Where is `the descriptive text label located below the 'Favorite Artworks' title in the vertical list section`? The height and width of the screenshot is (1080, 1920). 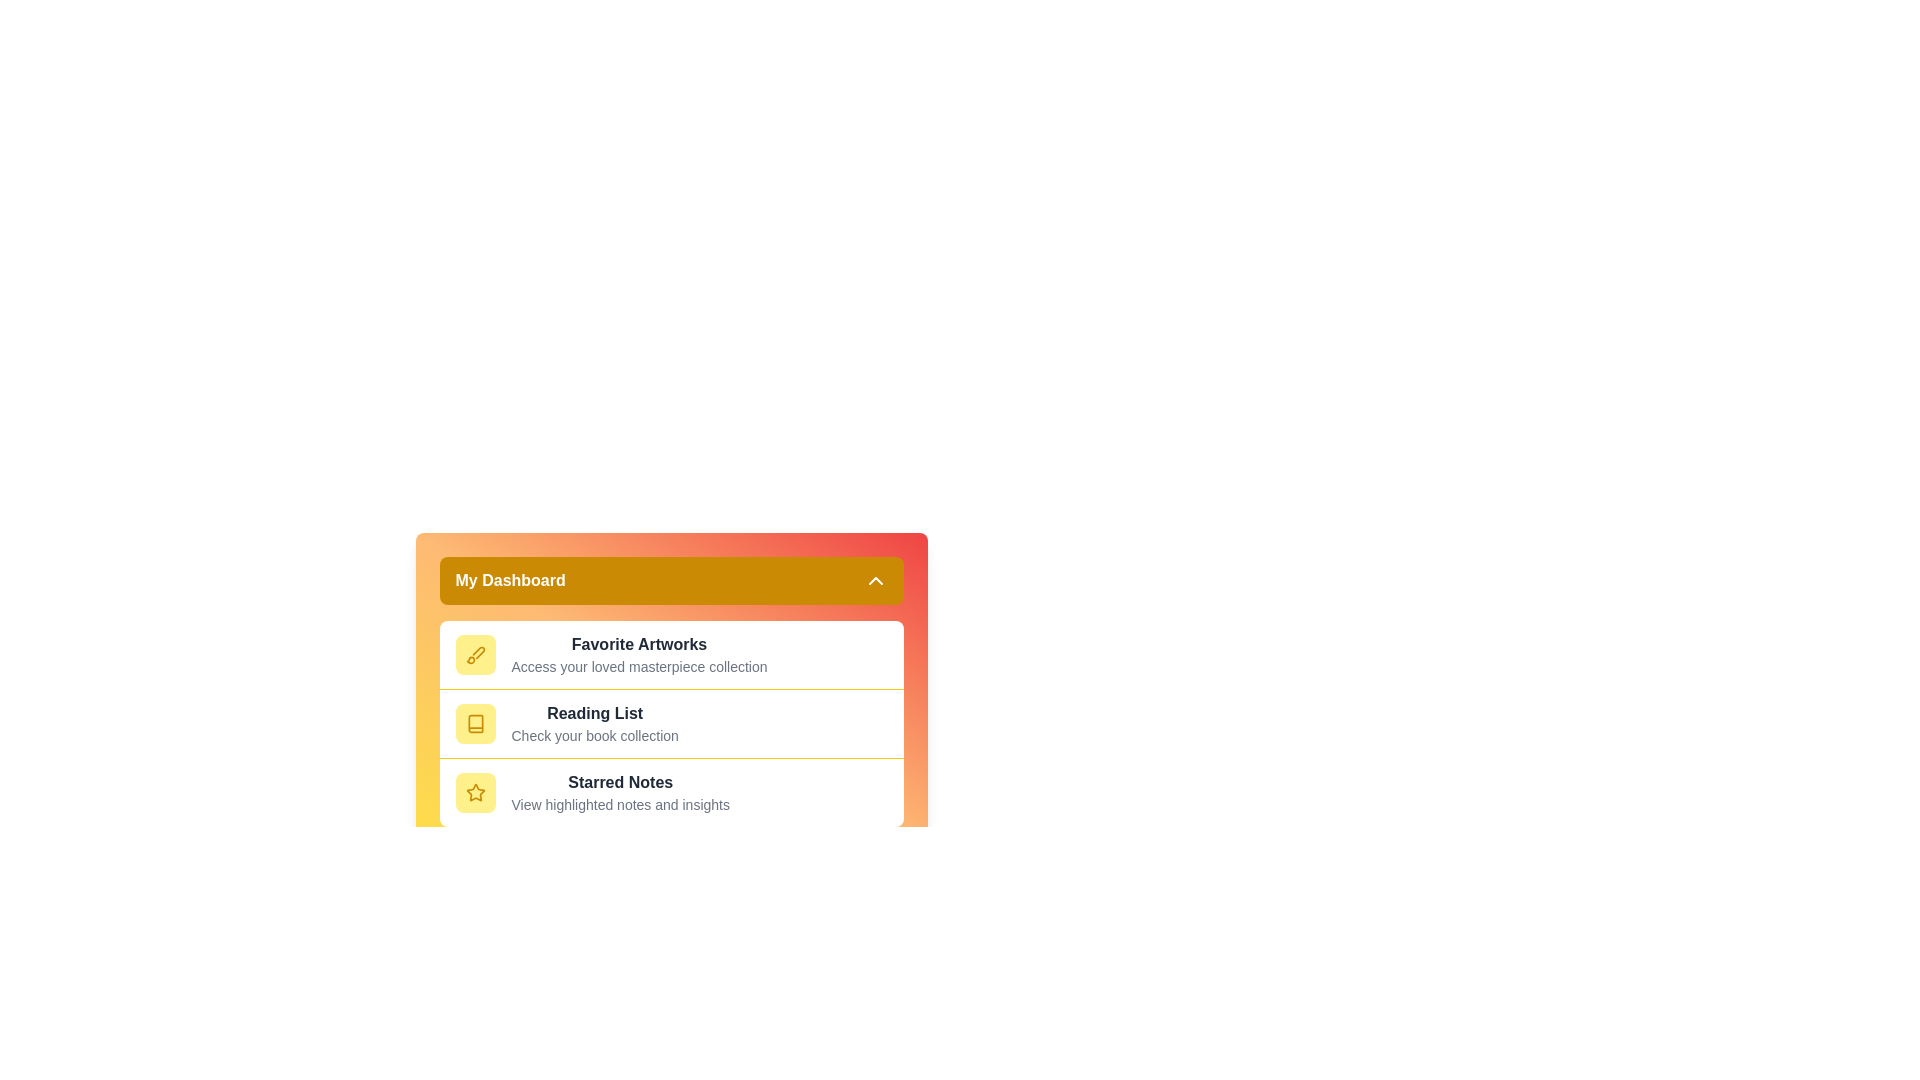 the descriptive text label located below the 'Favorite Artworks' title in the vertical list section is located at coordinates (638, 667).